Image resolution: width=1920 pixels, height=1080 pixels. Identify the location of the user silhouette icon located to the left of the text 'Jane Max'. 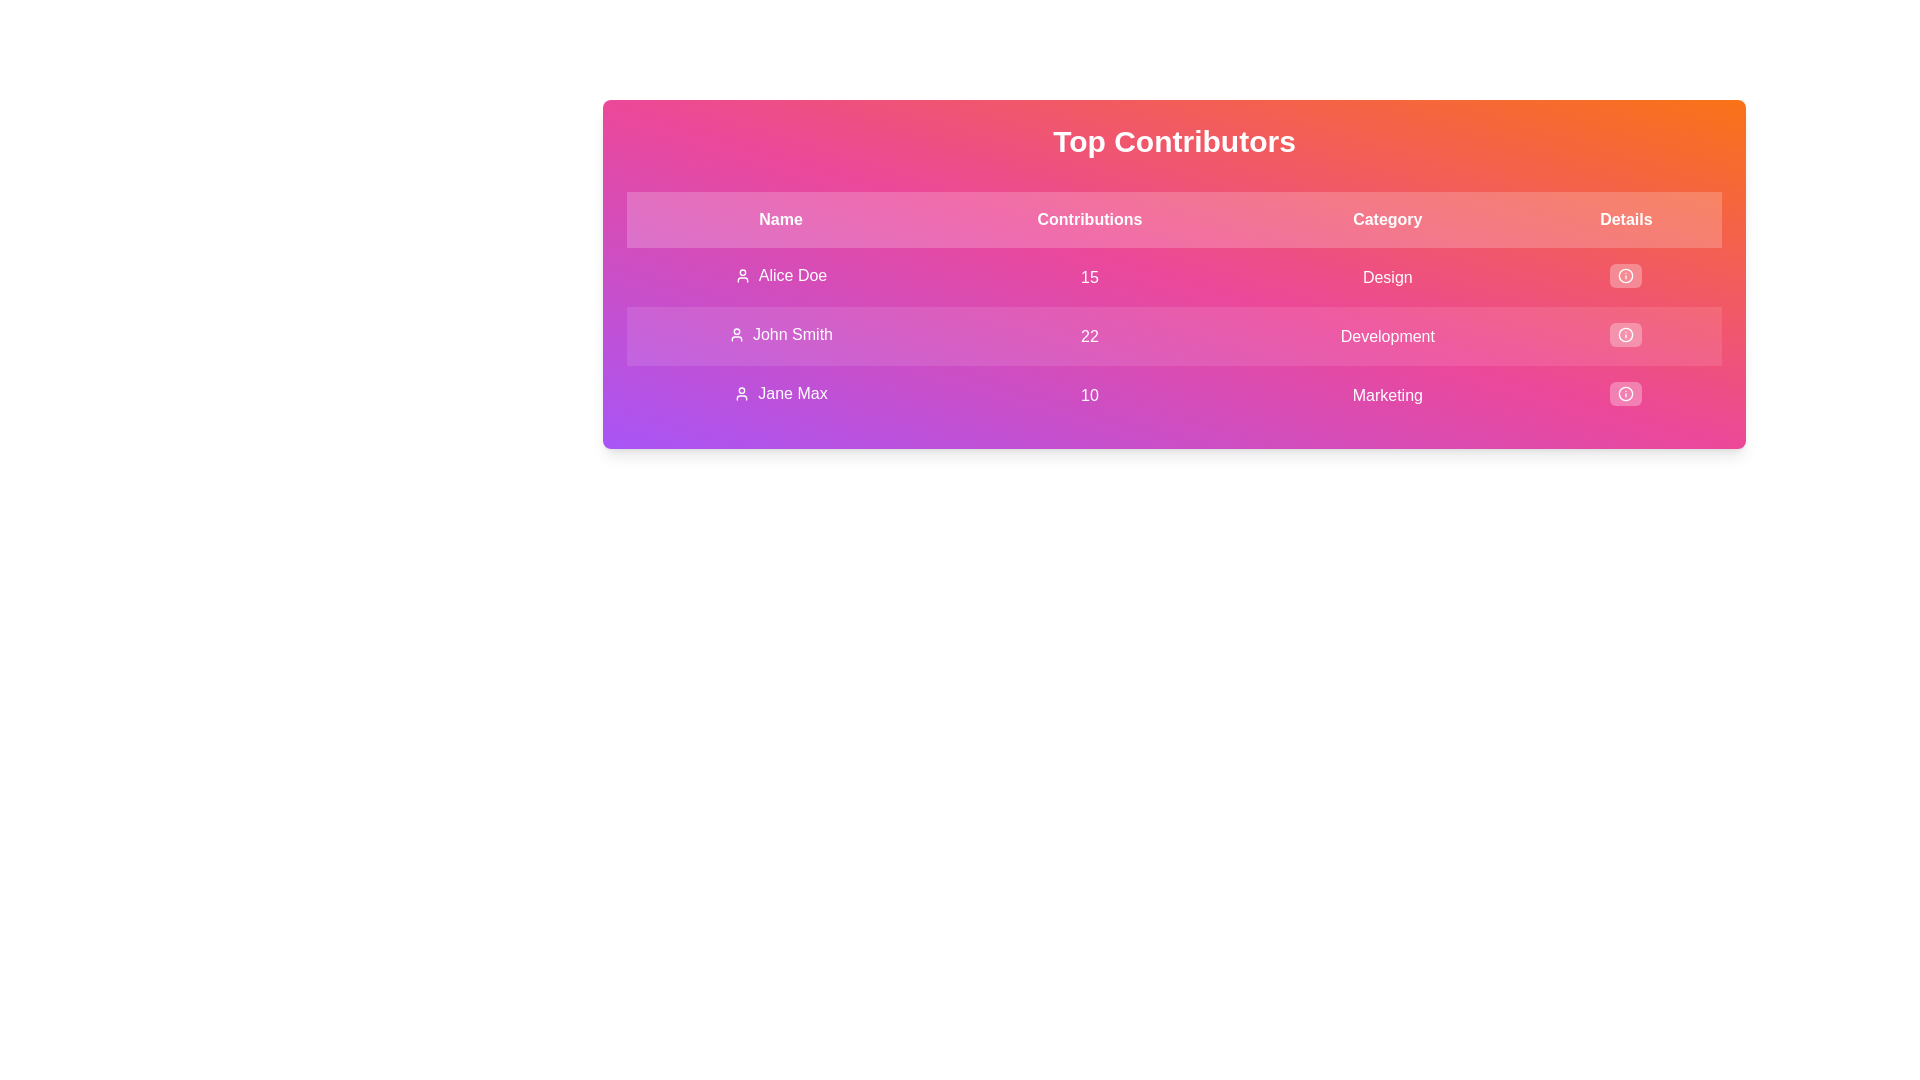
(741, 393).